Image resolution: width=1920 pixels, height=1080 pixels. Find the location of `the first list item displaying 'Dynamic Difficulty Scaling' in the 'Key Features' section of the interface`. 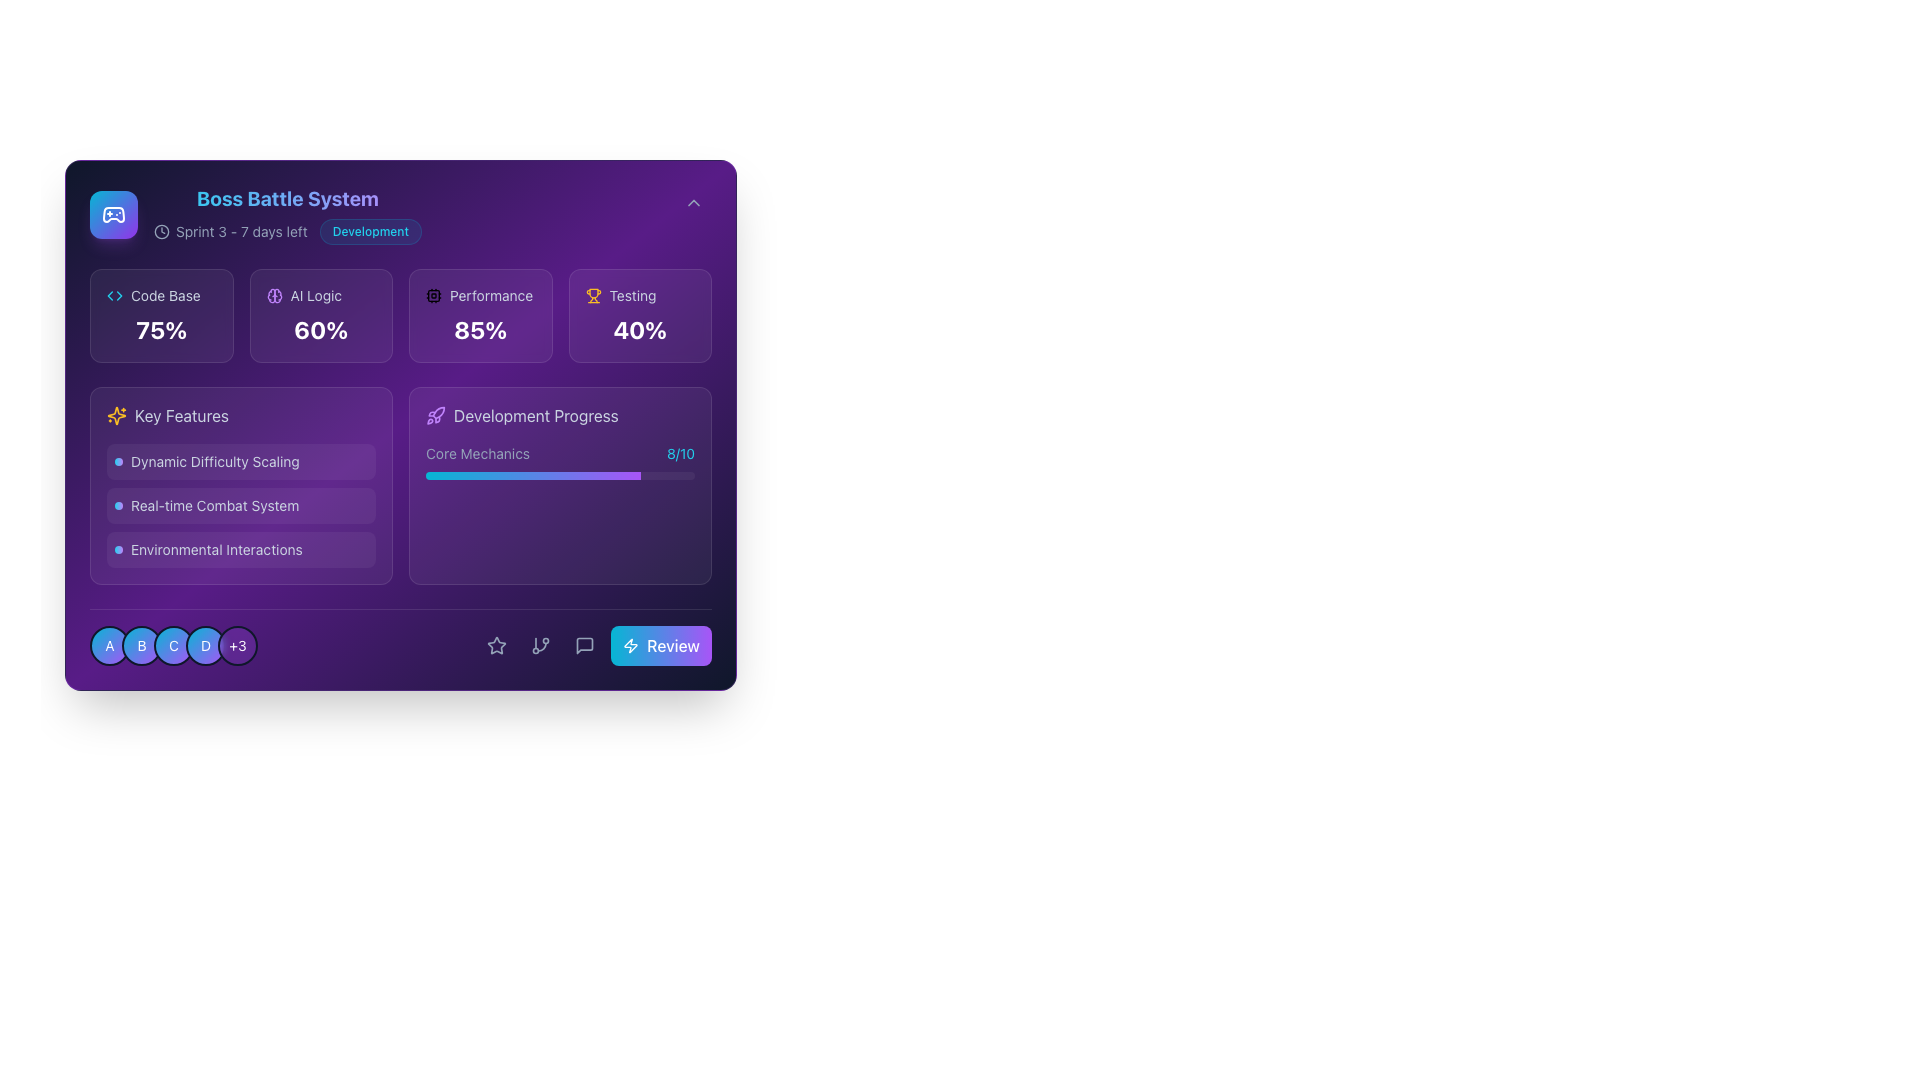

the first list item displaying 'Dynamic Difficulty Scaling' in the 'Key Features' section of the interface is located at coordinates (240, 462).